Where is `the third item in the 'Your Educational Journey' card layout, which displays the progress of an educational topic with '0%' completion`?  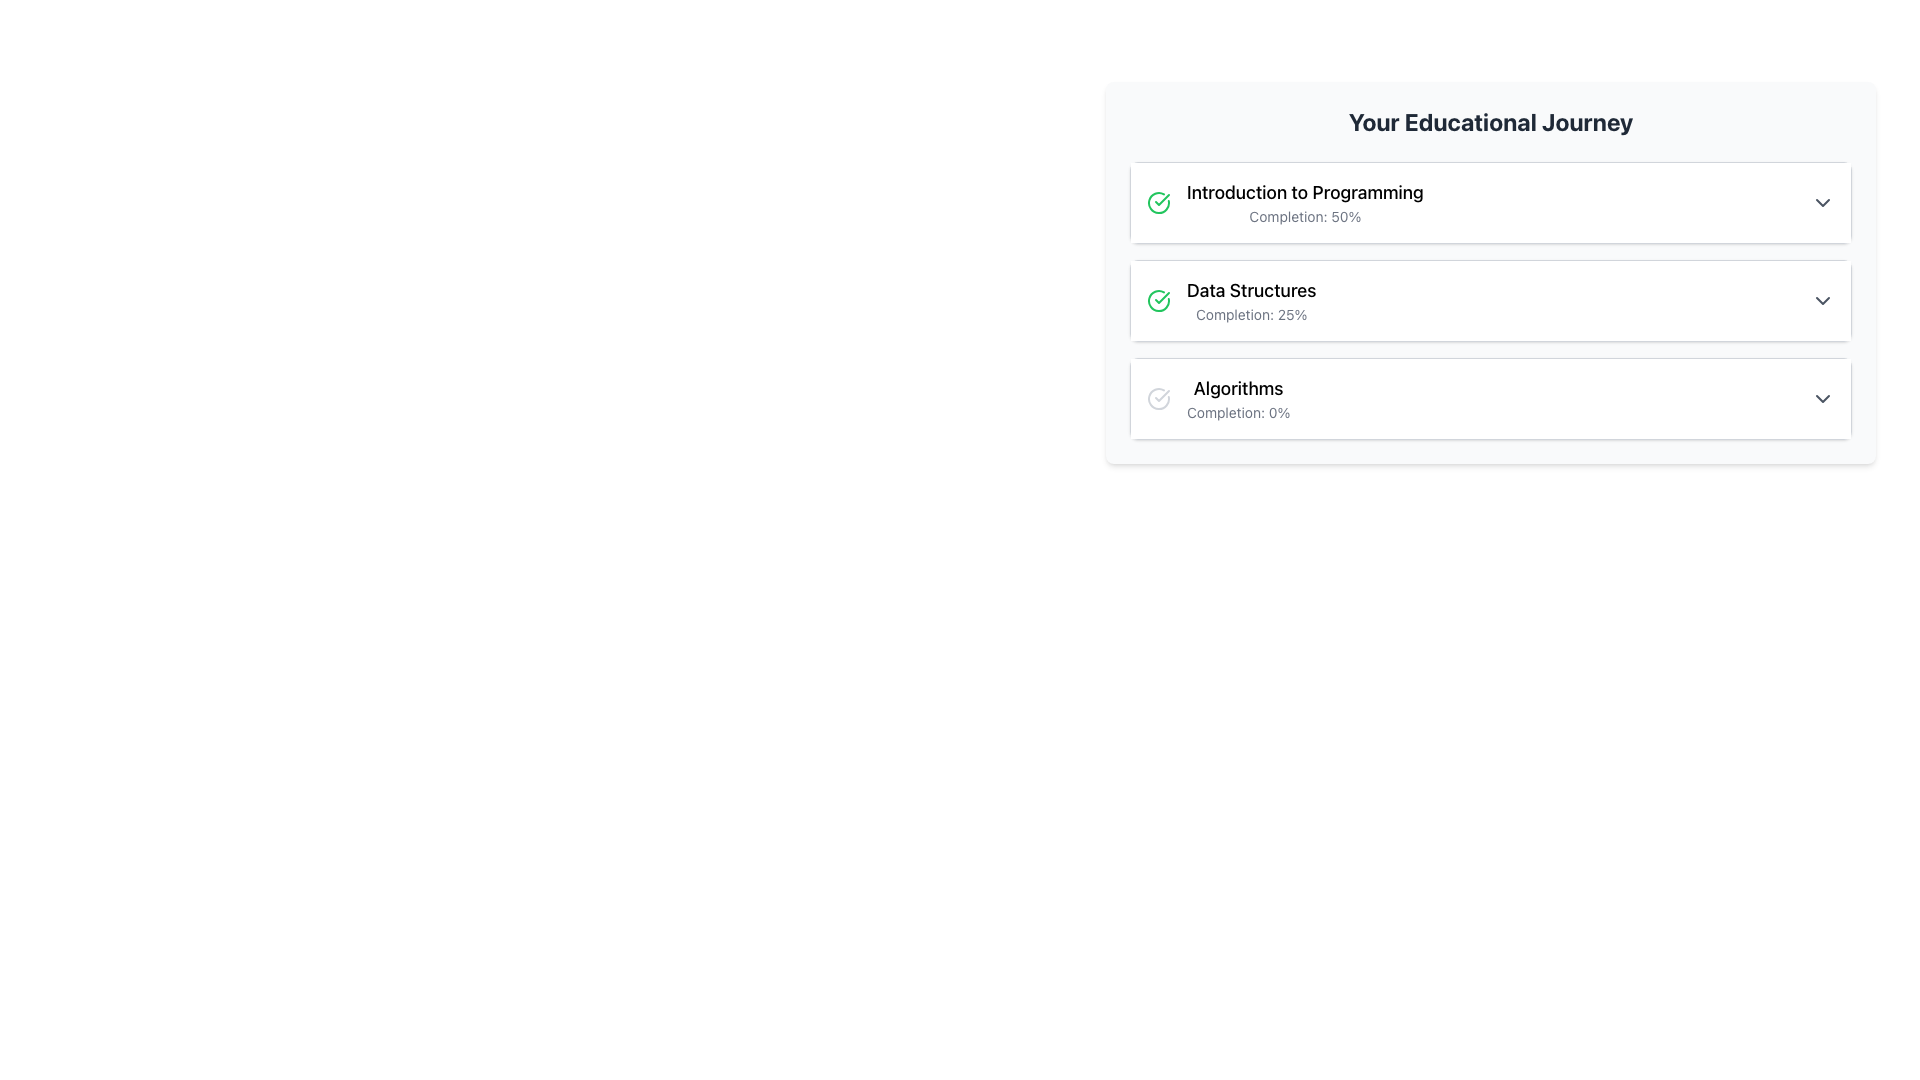 the third item in the 'Your Educational Journey' card layout, which displays the progress of an educational topic with '0%' completion is located at coordinates (1217, 398).